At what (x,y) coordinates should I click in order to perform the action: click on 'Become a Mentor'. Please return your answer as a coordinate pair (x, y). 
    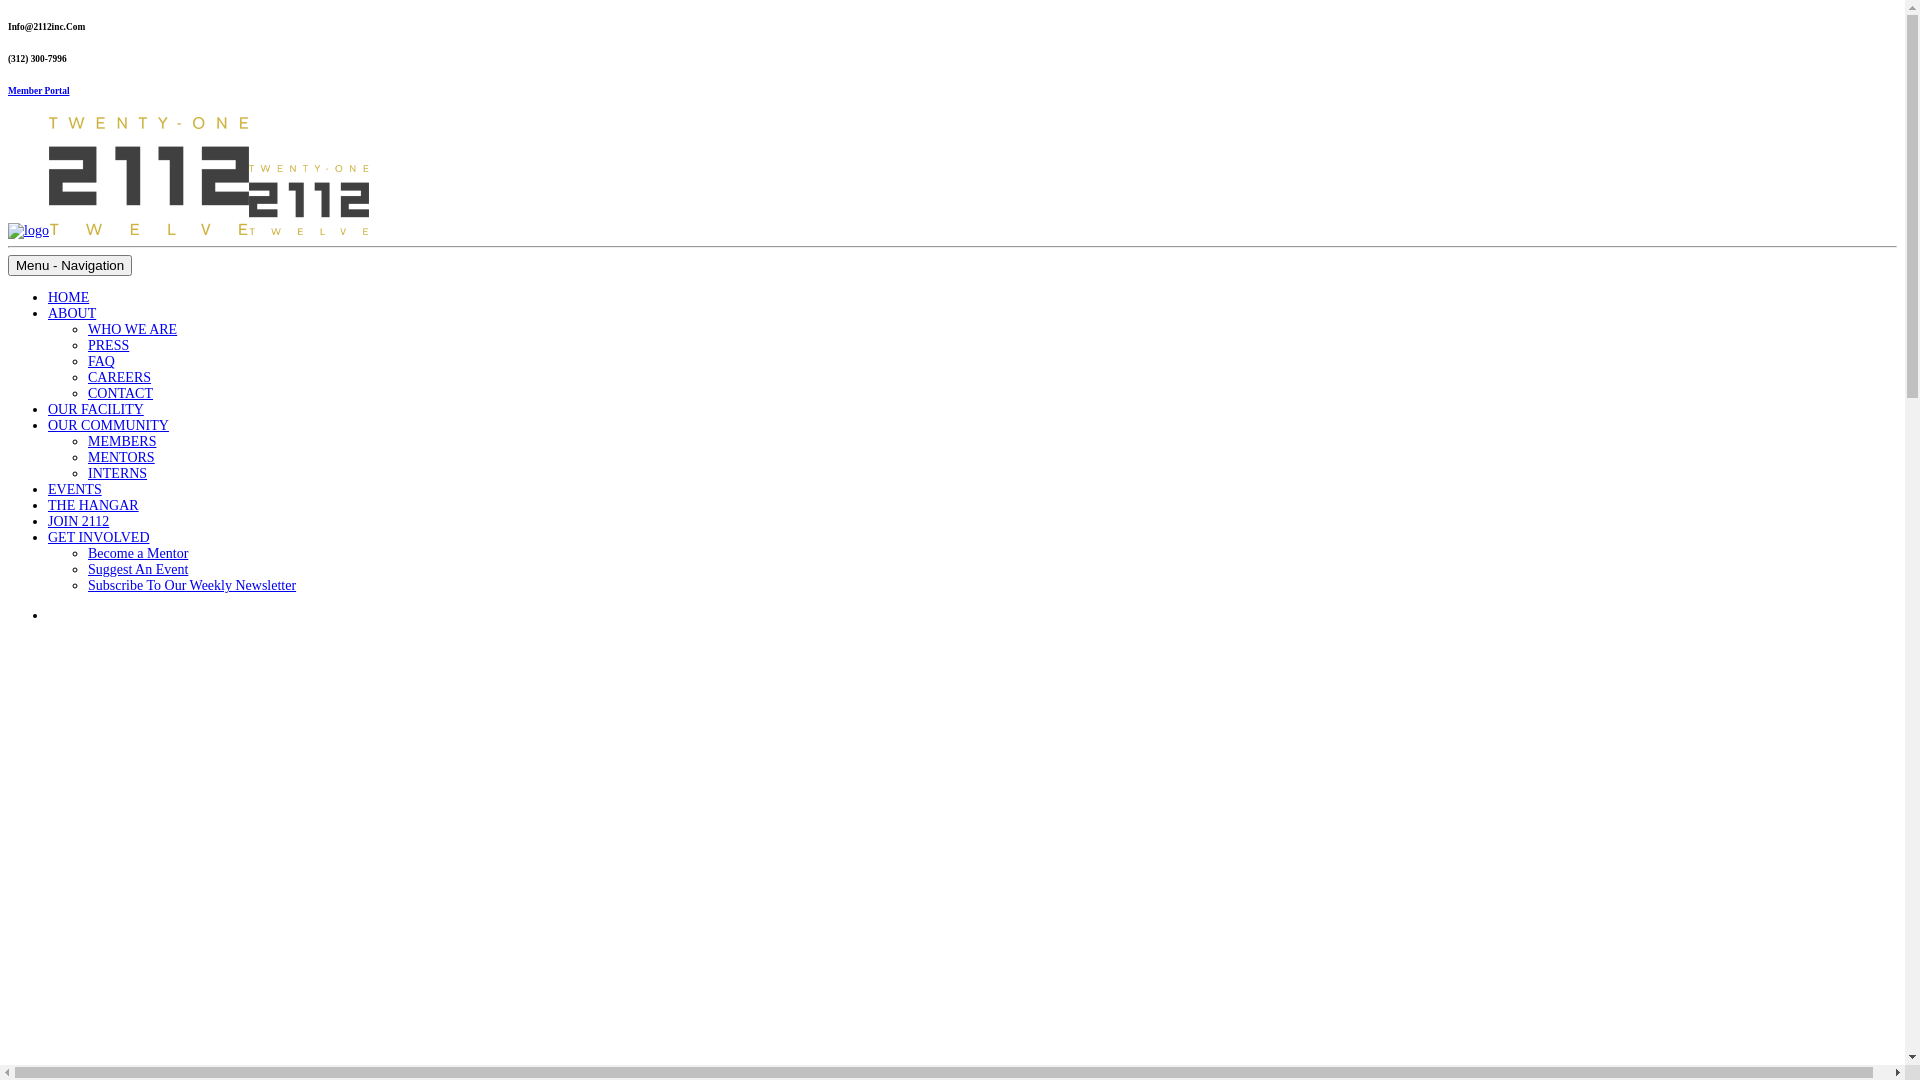
    Looking at the image, I should click on (137, 553).